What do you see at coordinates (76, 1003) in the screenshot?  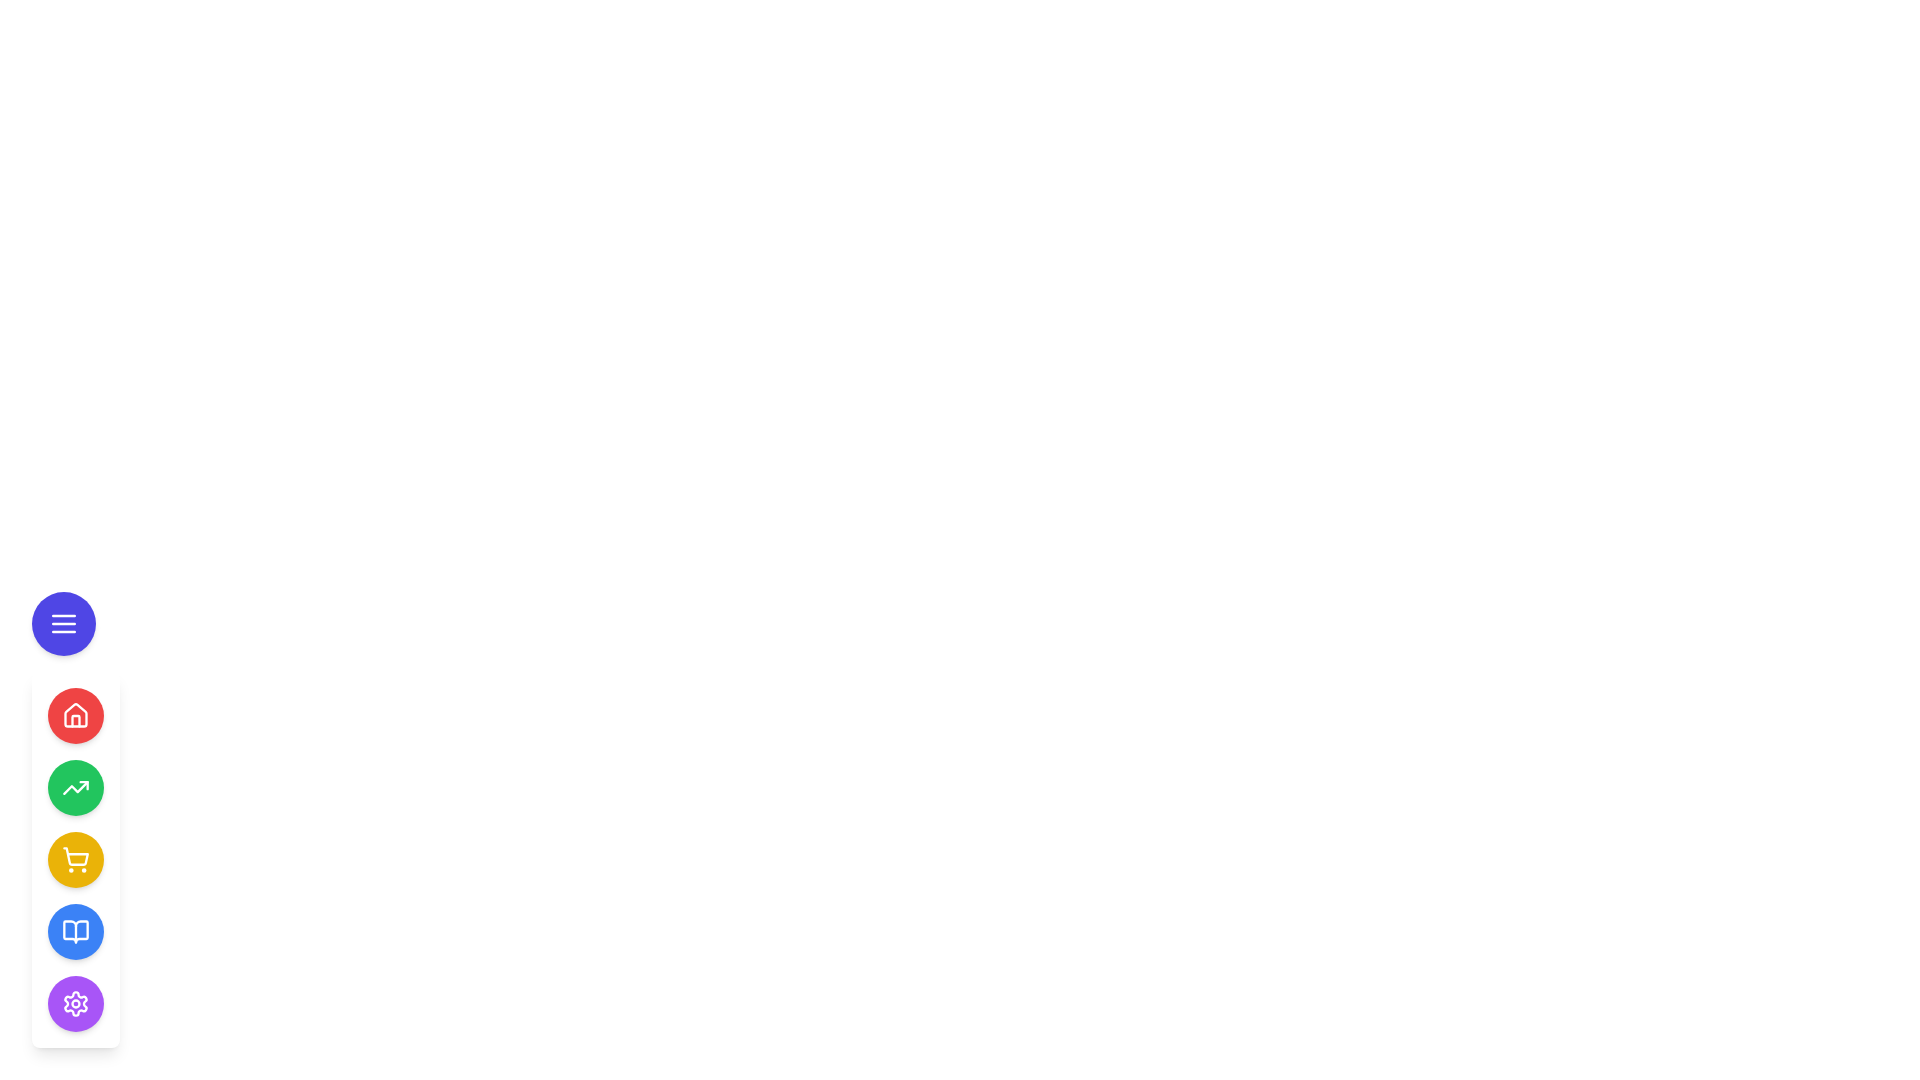 I see `the circular button with a purple background and white cogwheel icon located at the bottom of the vertical set of buttons in the left sidebar` at bounding box center [76, 1003].